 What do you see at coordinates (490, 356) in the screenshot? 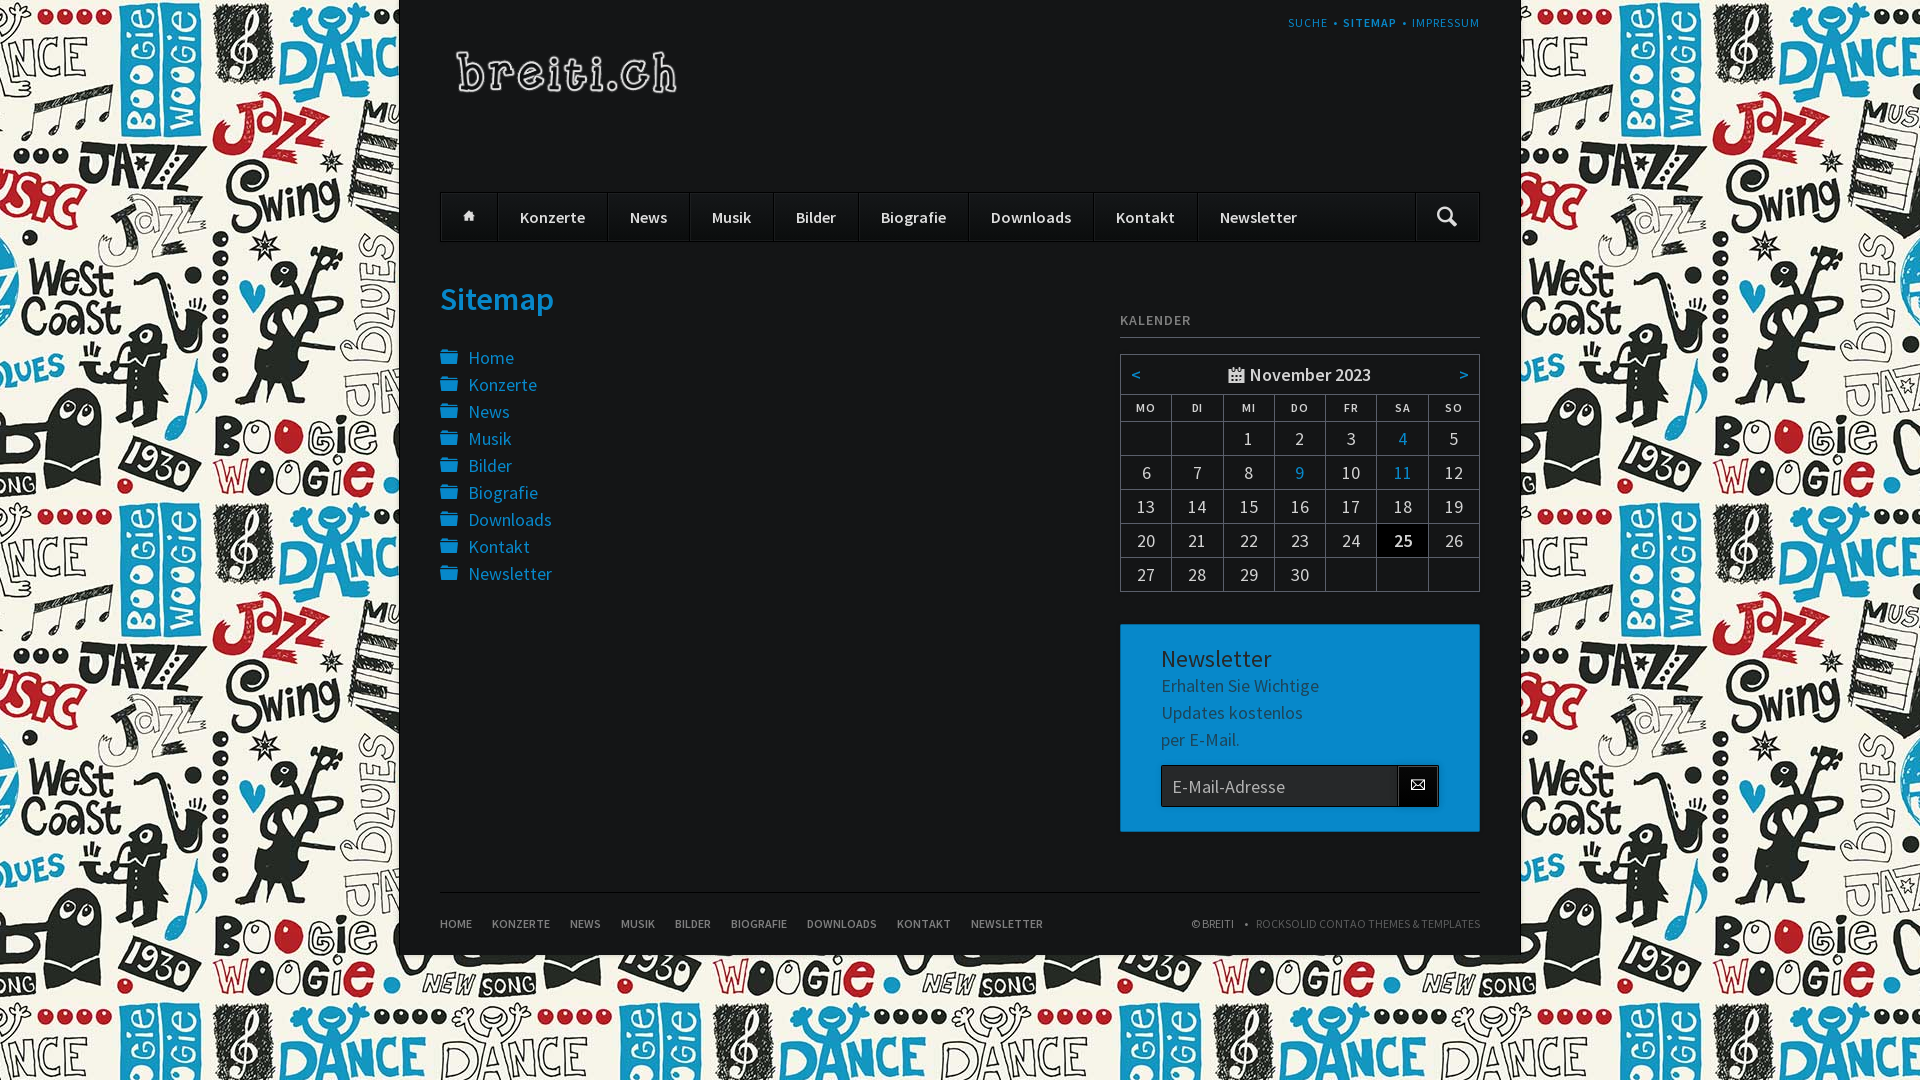
I see `'Home'` at bounding box center [490, 356].